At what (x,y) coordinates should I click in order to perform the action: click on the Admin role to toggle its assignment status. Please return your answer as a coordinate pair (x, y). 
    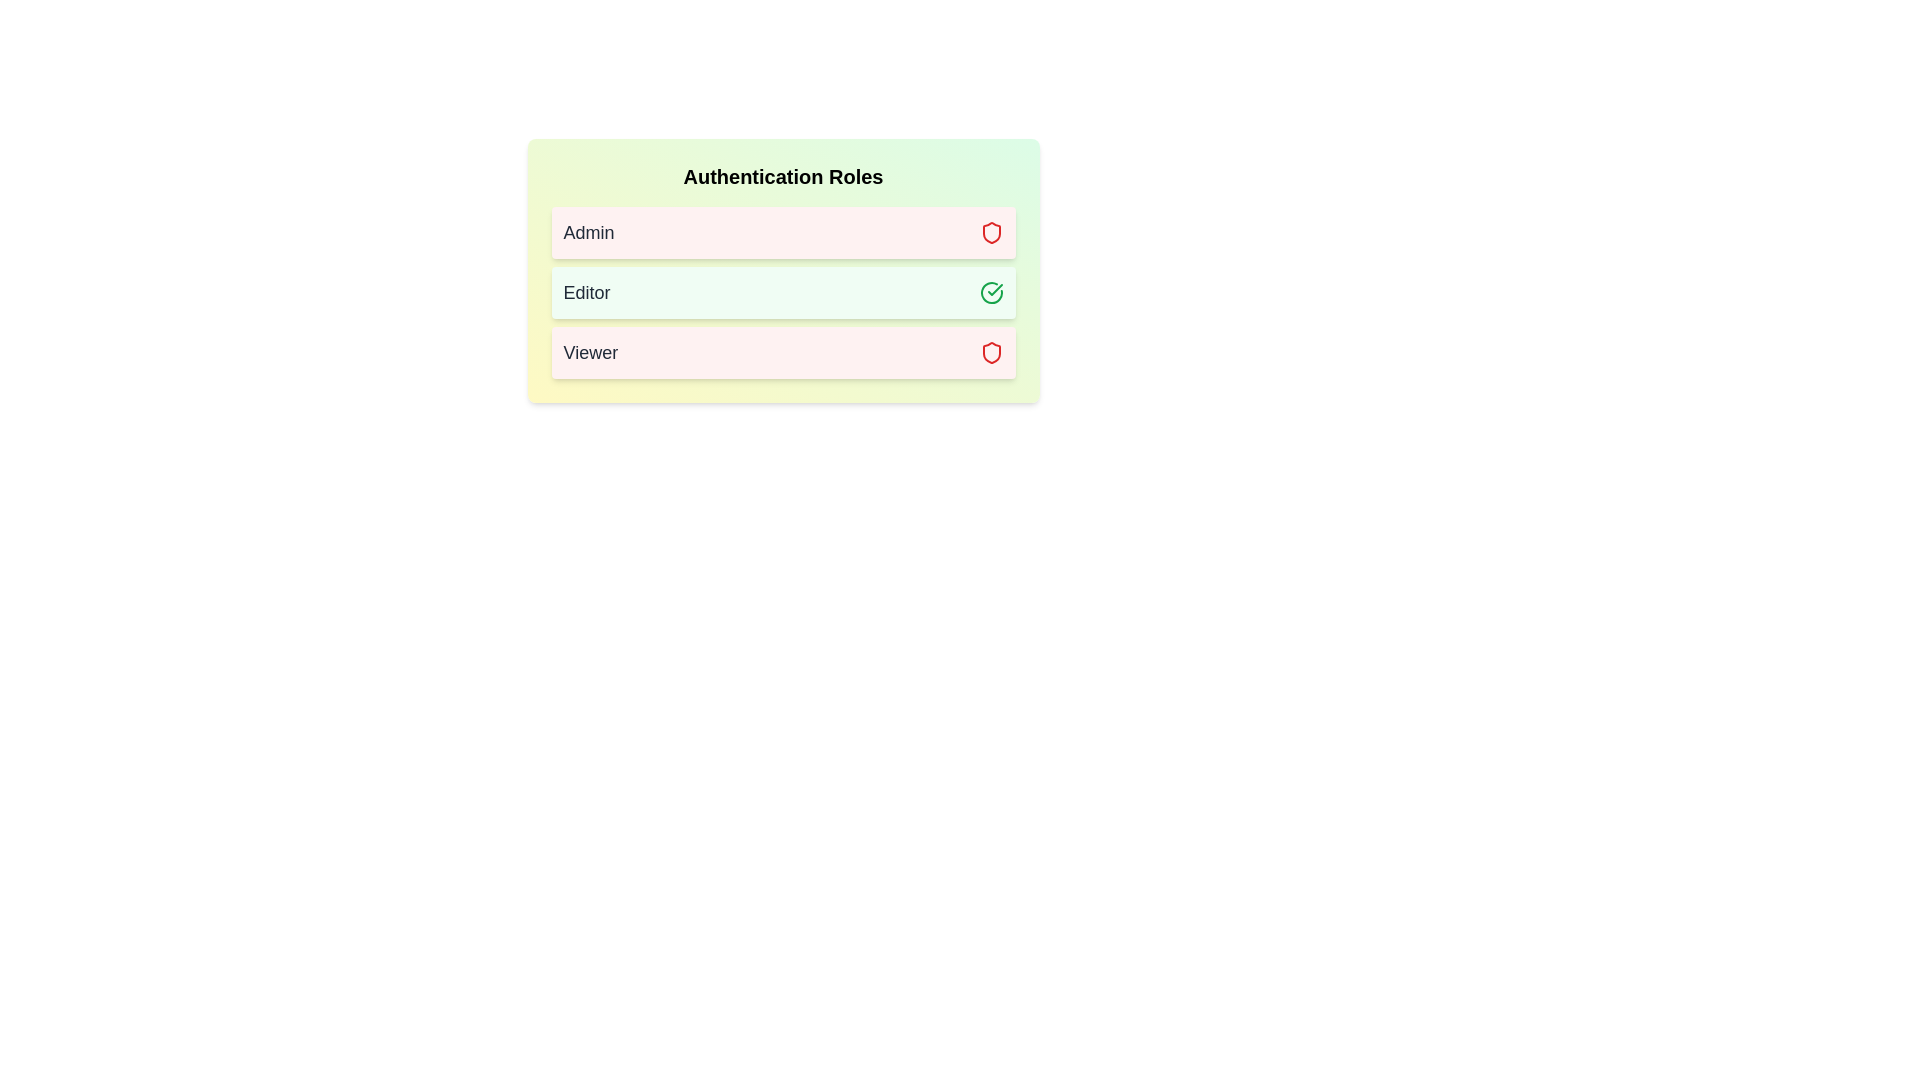
    Looking at the image, I should click on (782, 231).